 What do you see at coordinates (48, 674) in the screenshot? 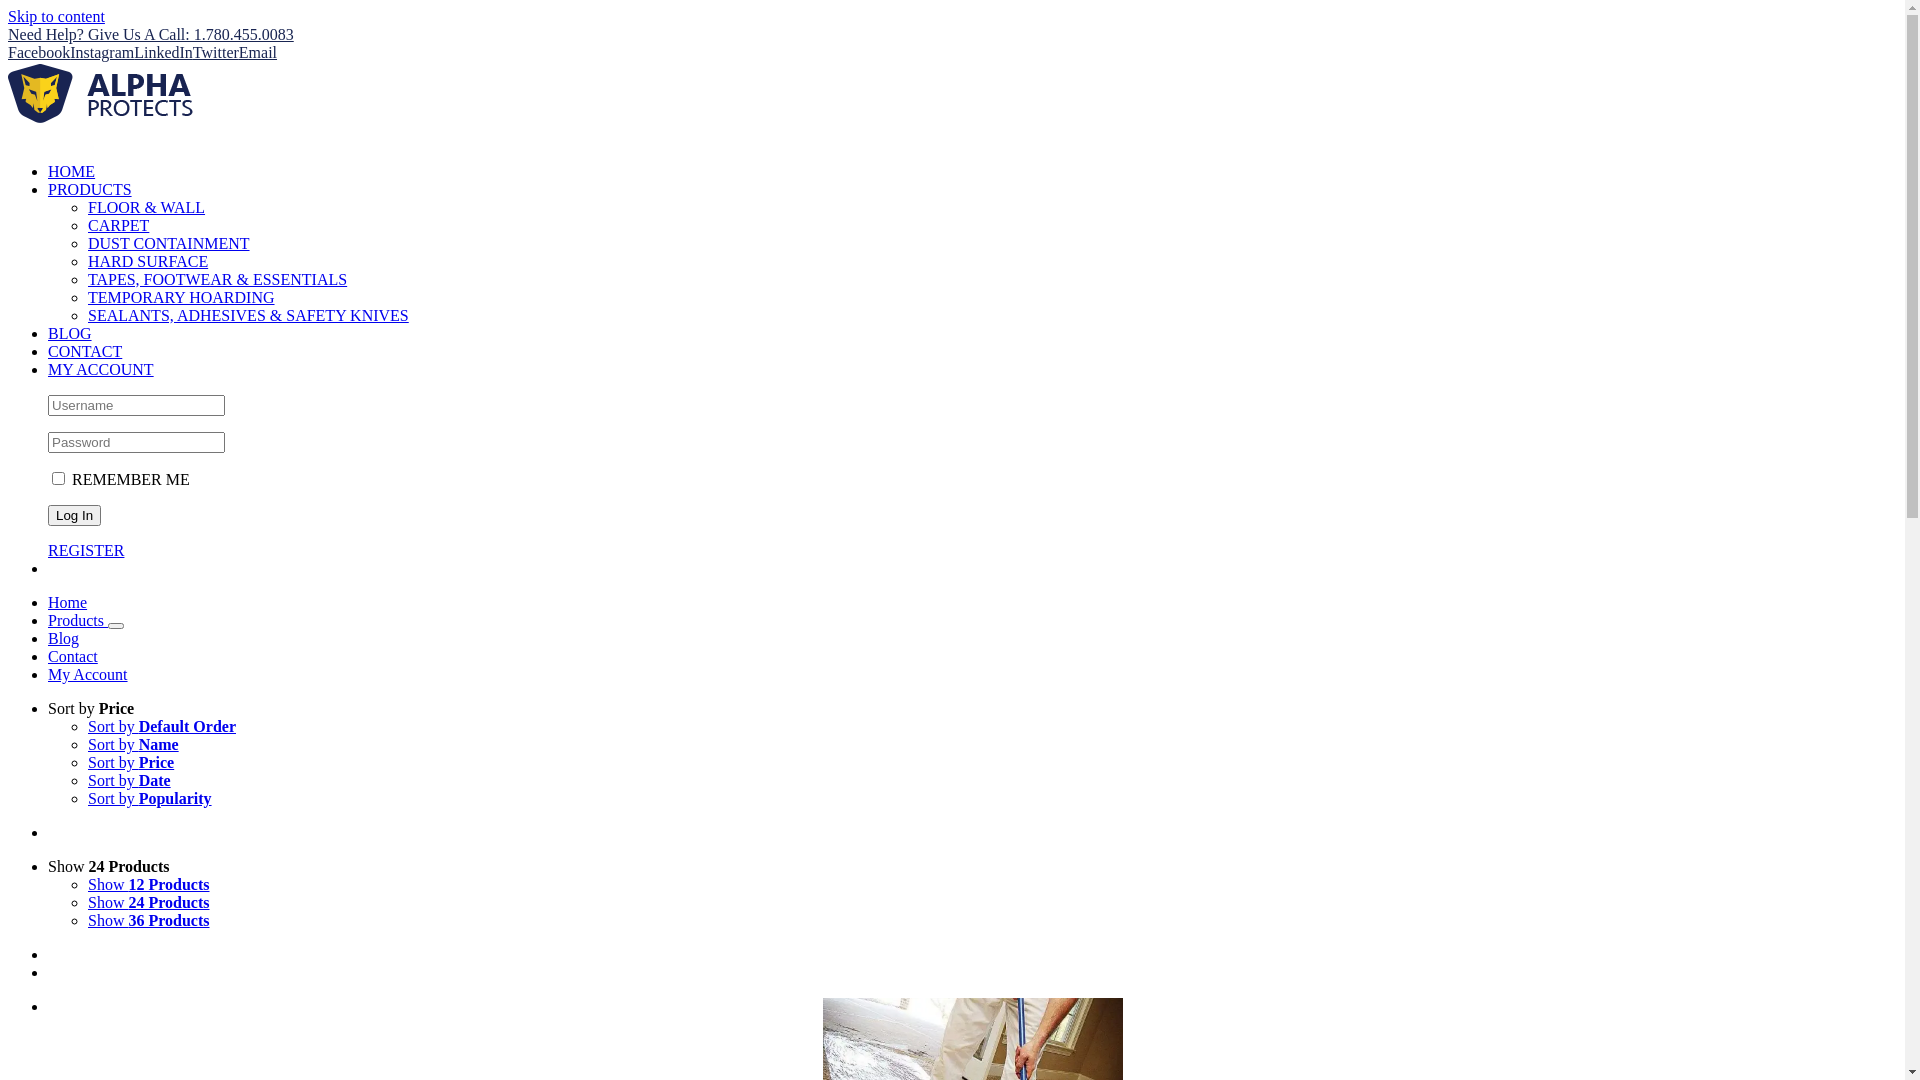
I see `'My Account'` at bounding box center [48, 674].